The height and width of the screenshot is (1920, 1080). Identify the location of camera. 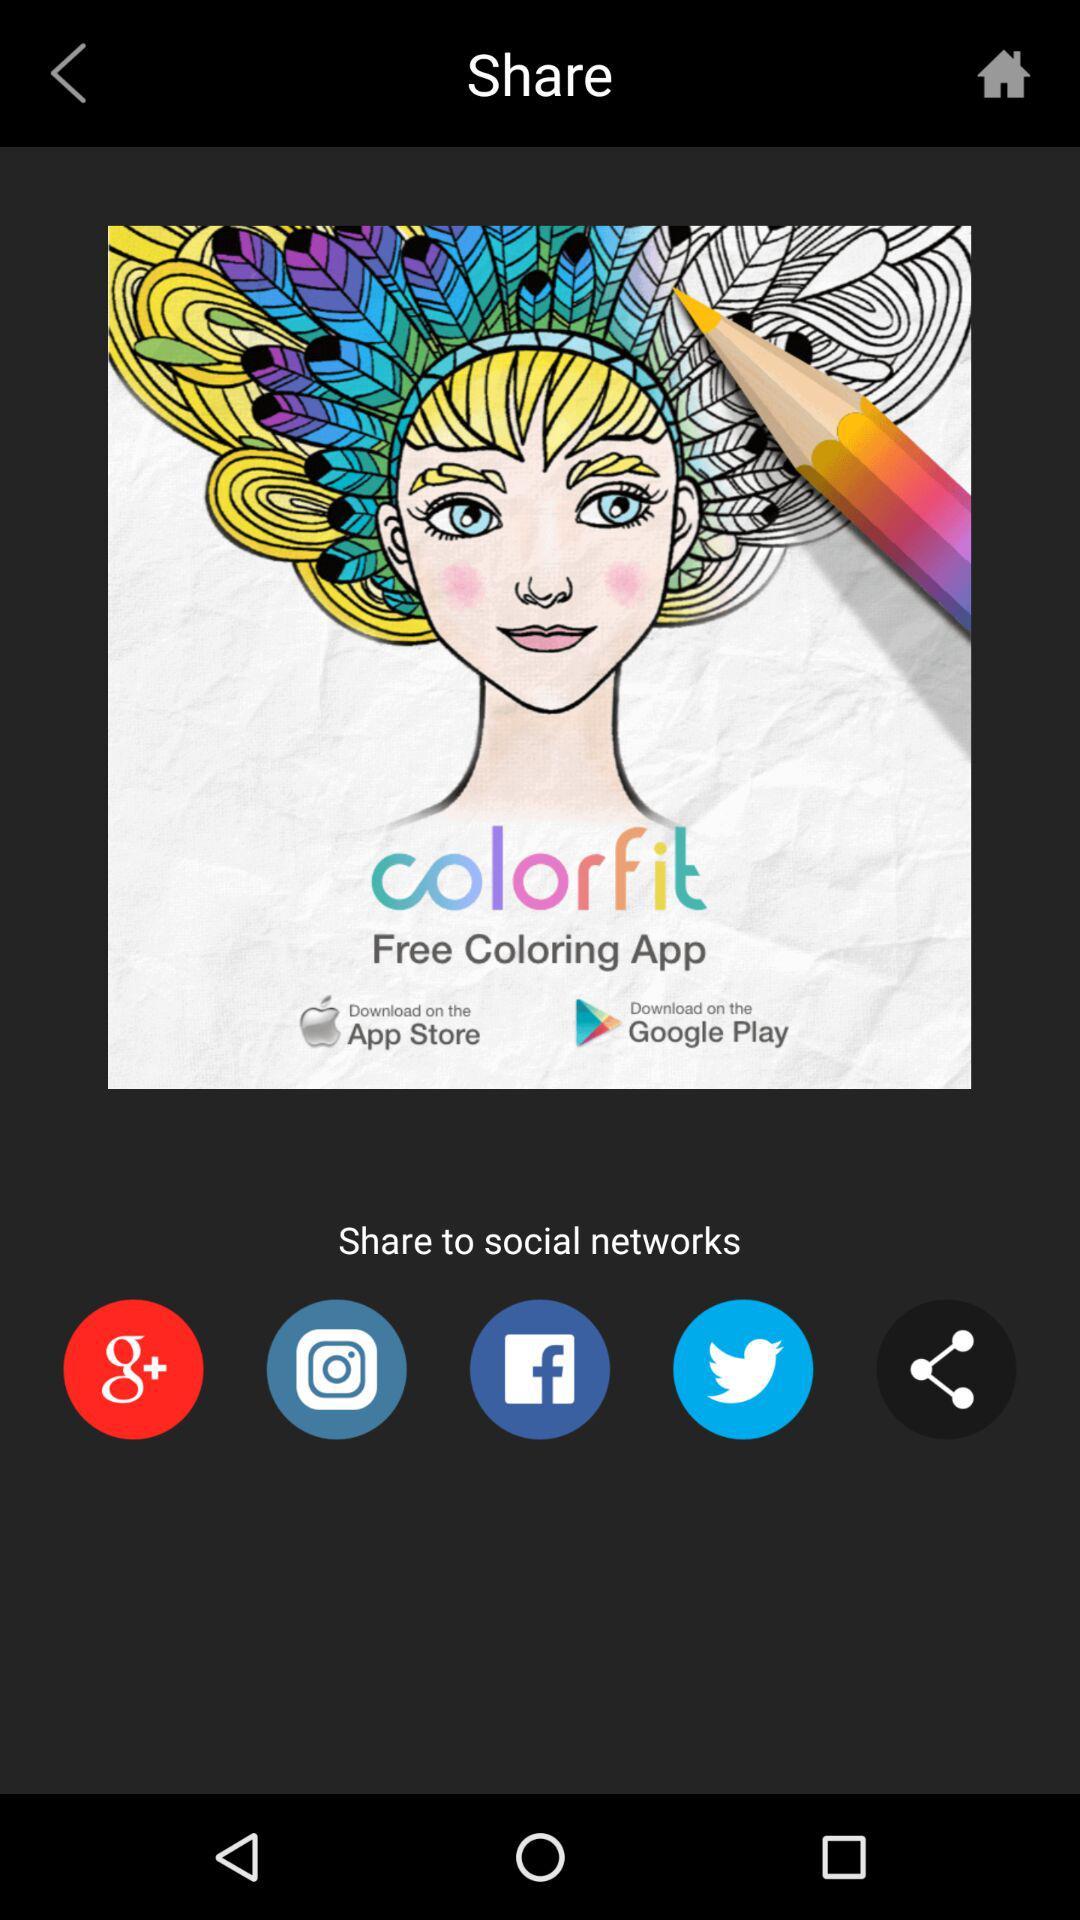
(335, 1368).